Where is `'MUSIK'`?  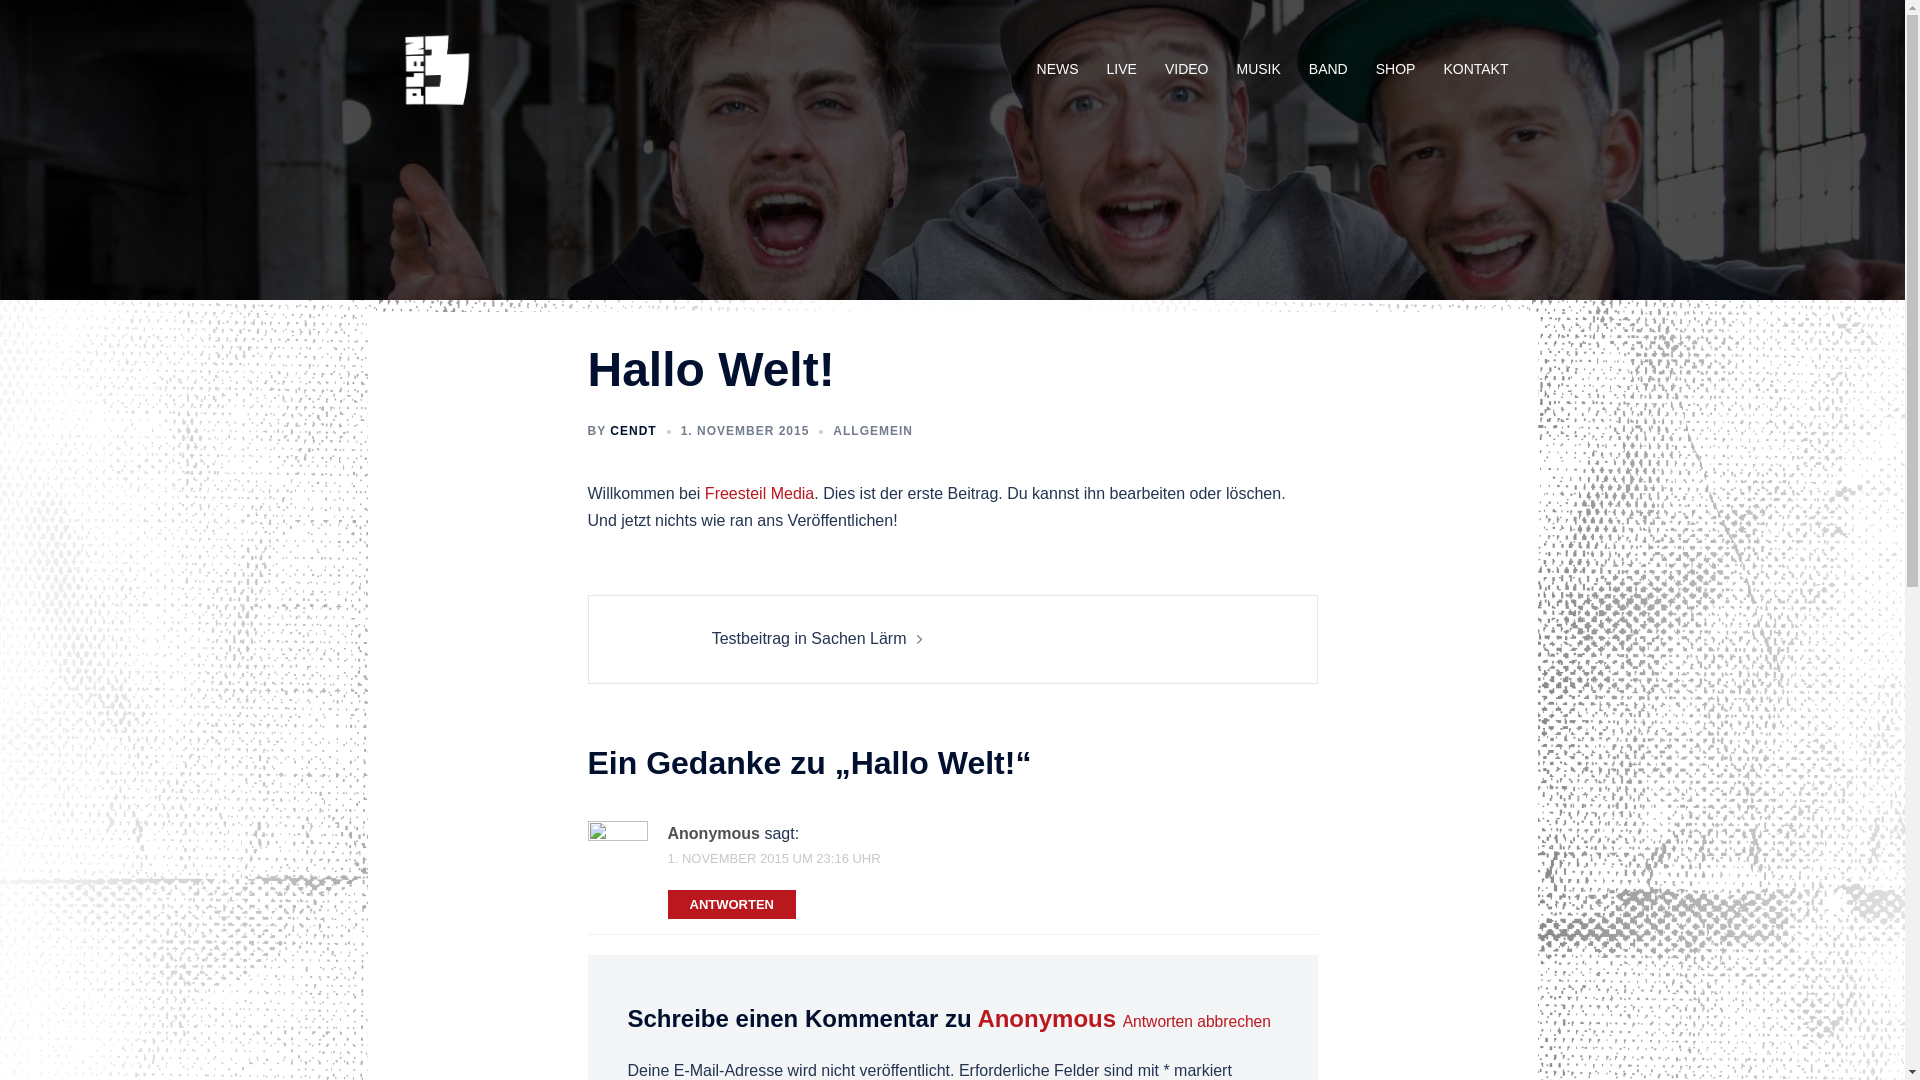
'MUSIK' is located at coordinates (1256, 68).